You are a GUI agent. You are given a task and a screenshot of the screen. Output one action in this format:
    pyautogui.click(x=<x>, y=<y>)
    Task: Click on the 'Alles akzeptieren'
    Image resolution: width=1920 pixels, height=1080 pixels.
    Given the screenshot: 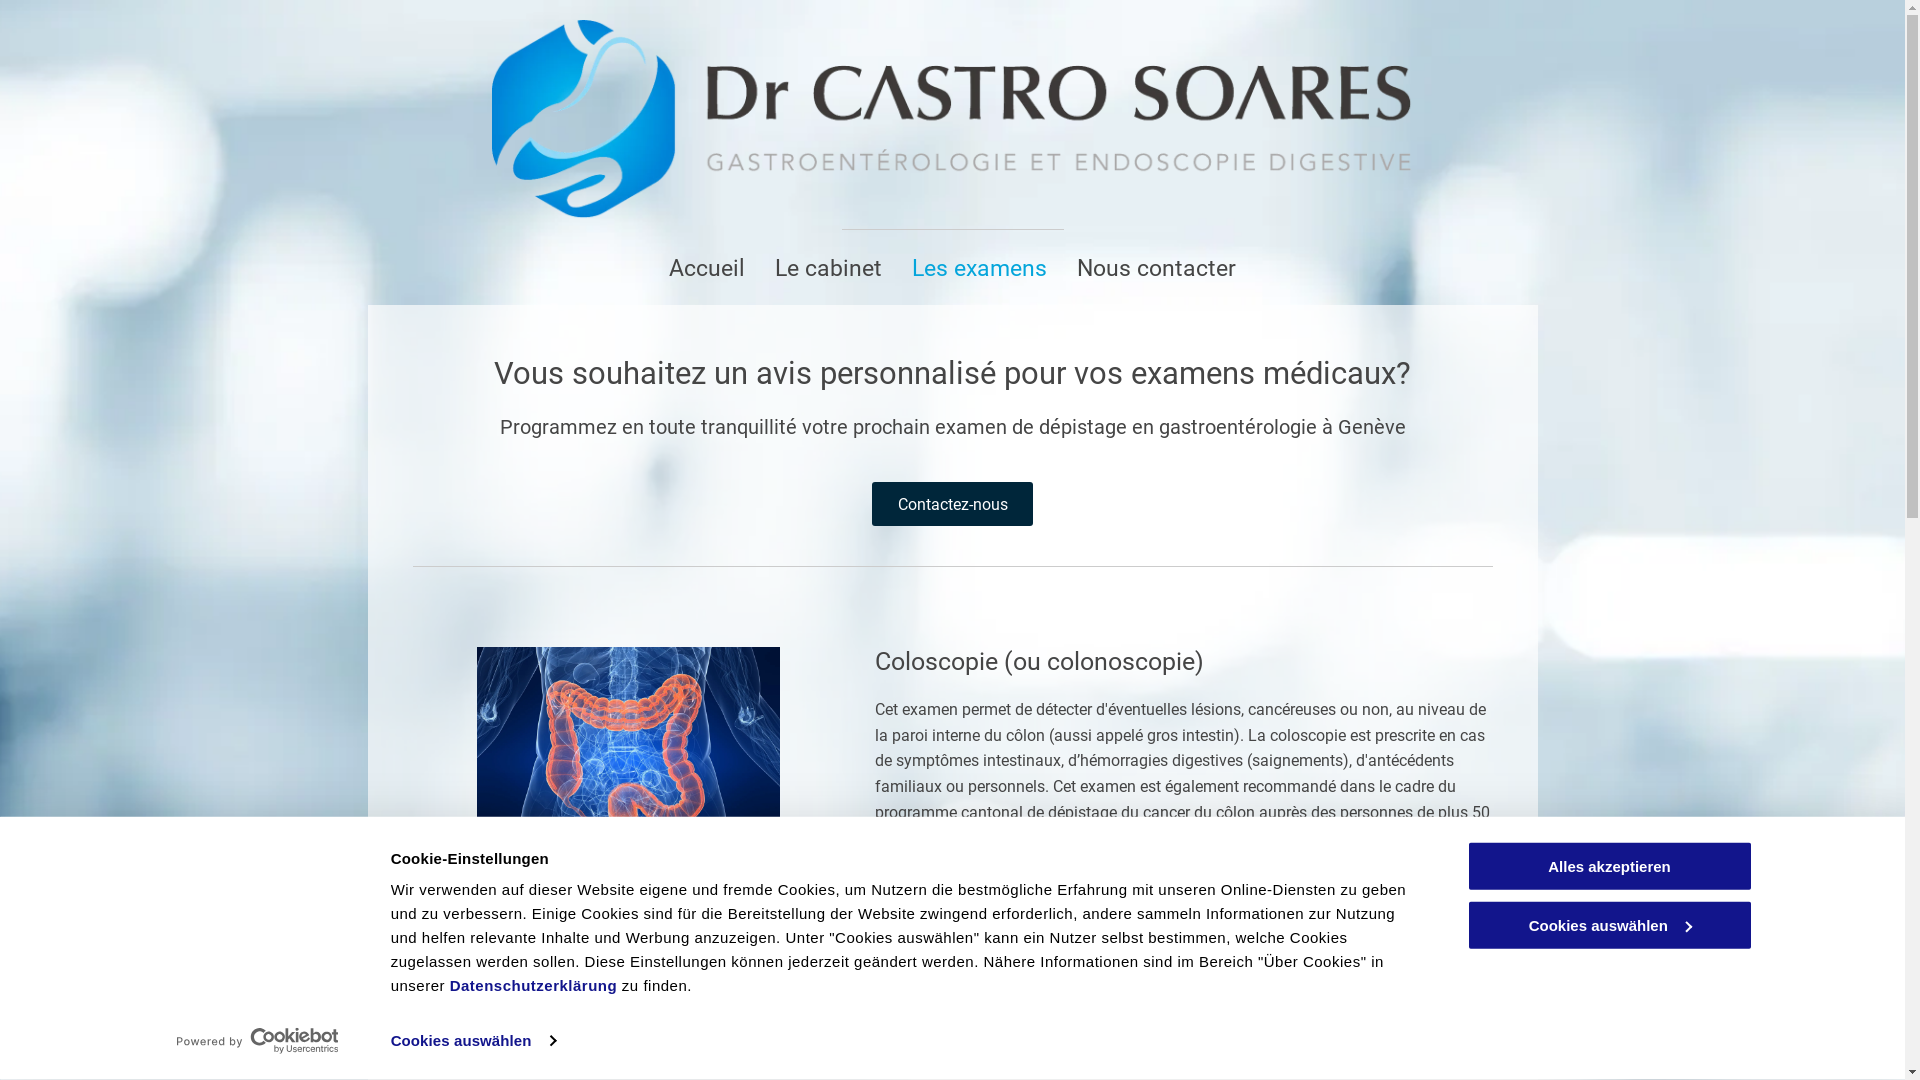 What is the action you would take?
    pyautogui.click(x=1465, y=865)
    